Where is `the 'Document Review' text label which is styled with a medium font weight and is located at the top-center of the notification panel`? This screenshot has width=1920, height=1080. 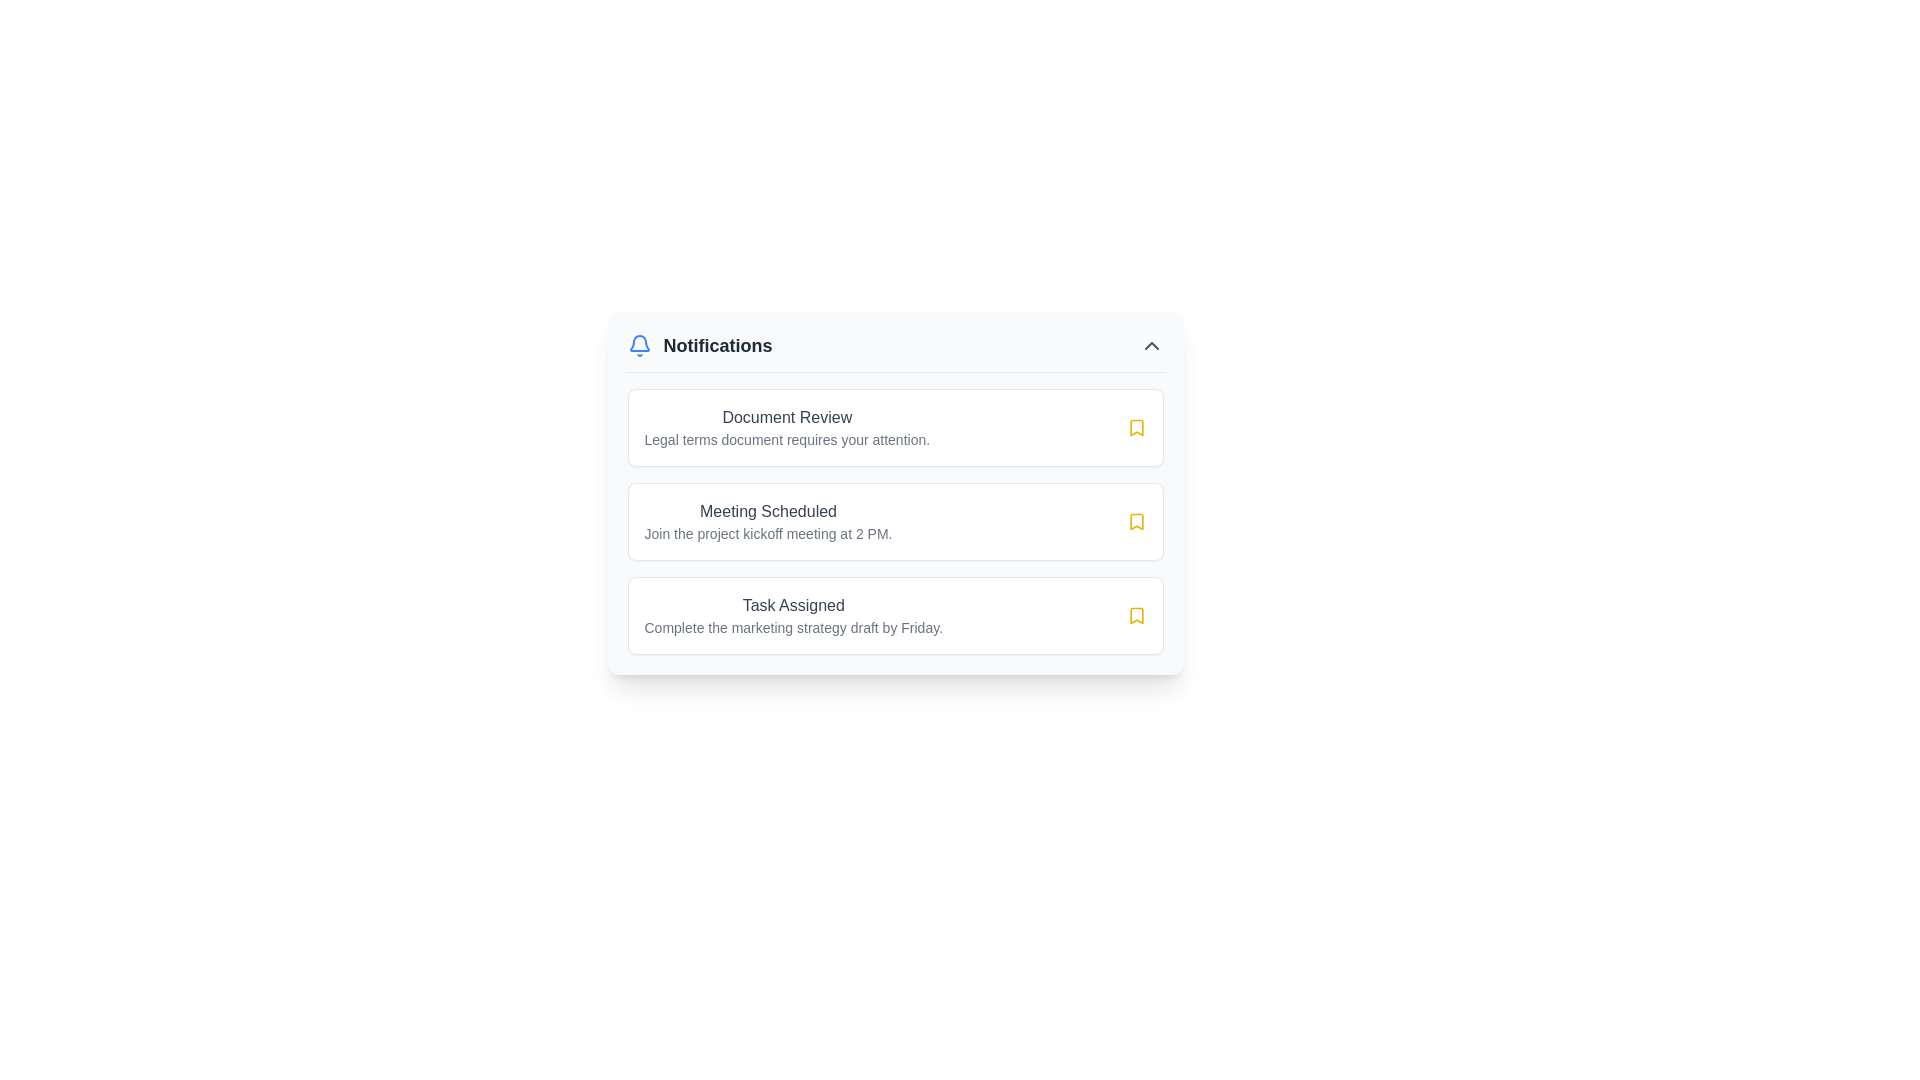
the 'Document Review' text label which is styled with a medium font weight and is located at the top-center of the notification panel is located at coordinates (786, 416).